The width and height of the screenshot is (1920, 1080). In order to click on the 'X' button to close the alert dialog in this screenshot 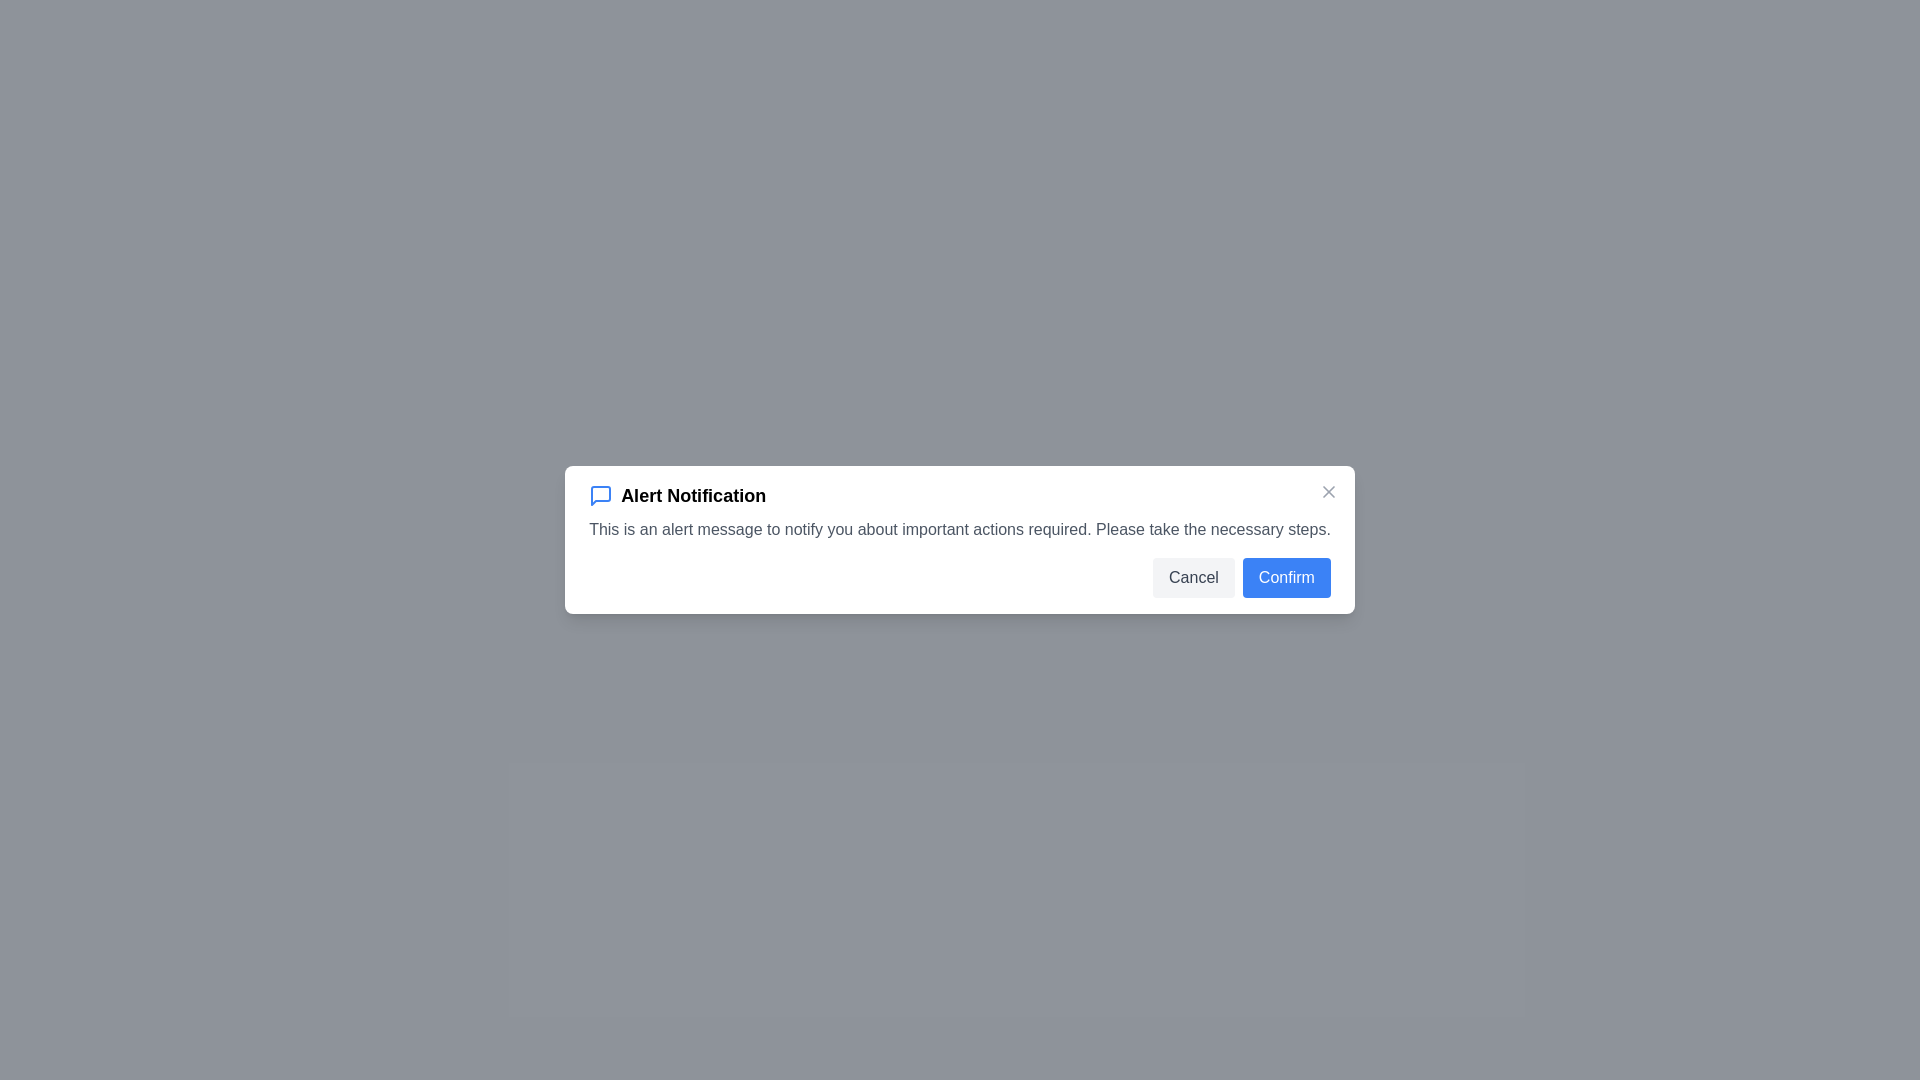, I will do `click(1328, 492)`.